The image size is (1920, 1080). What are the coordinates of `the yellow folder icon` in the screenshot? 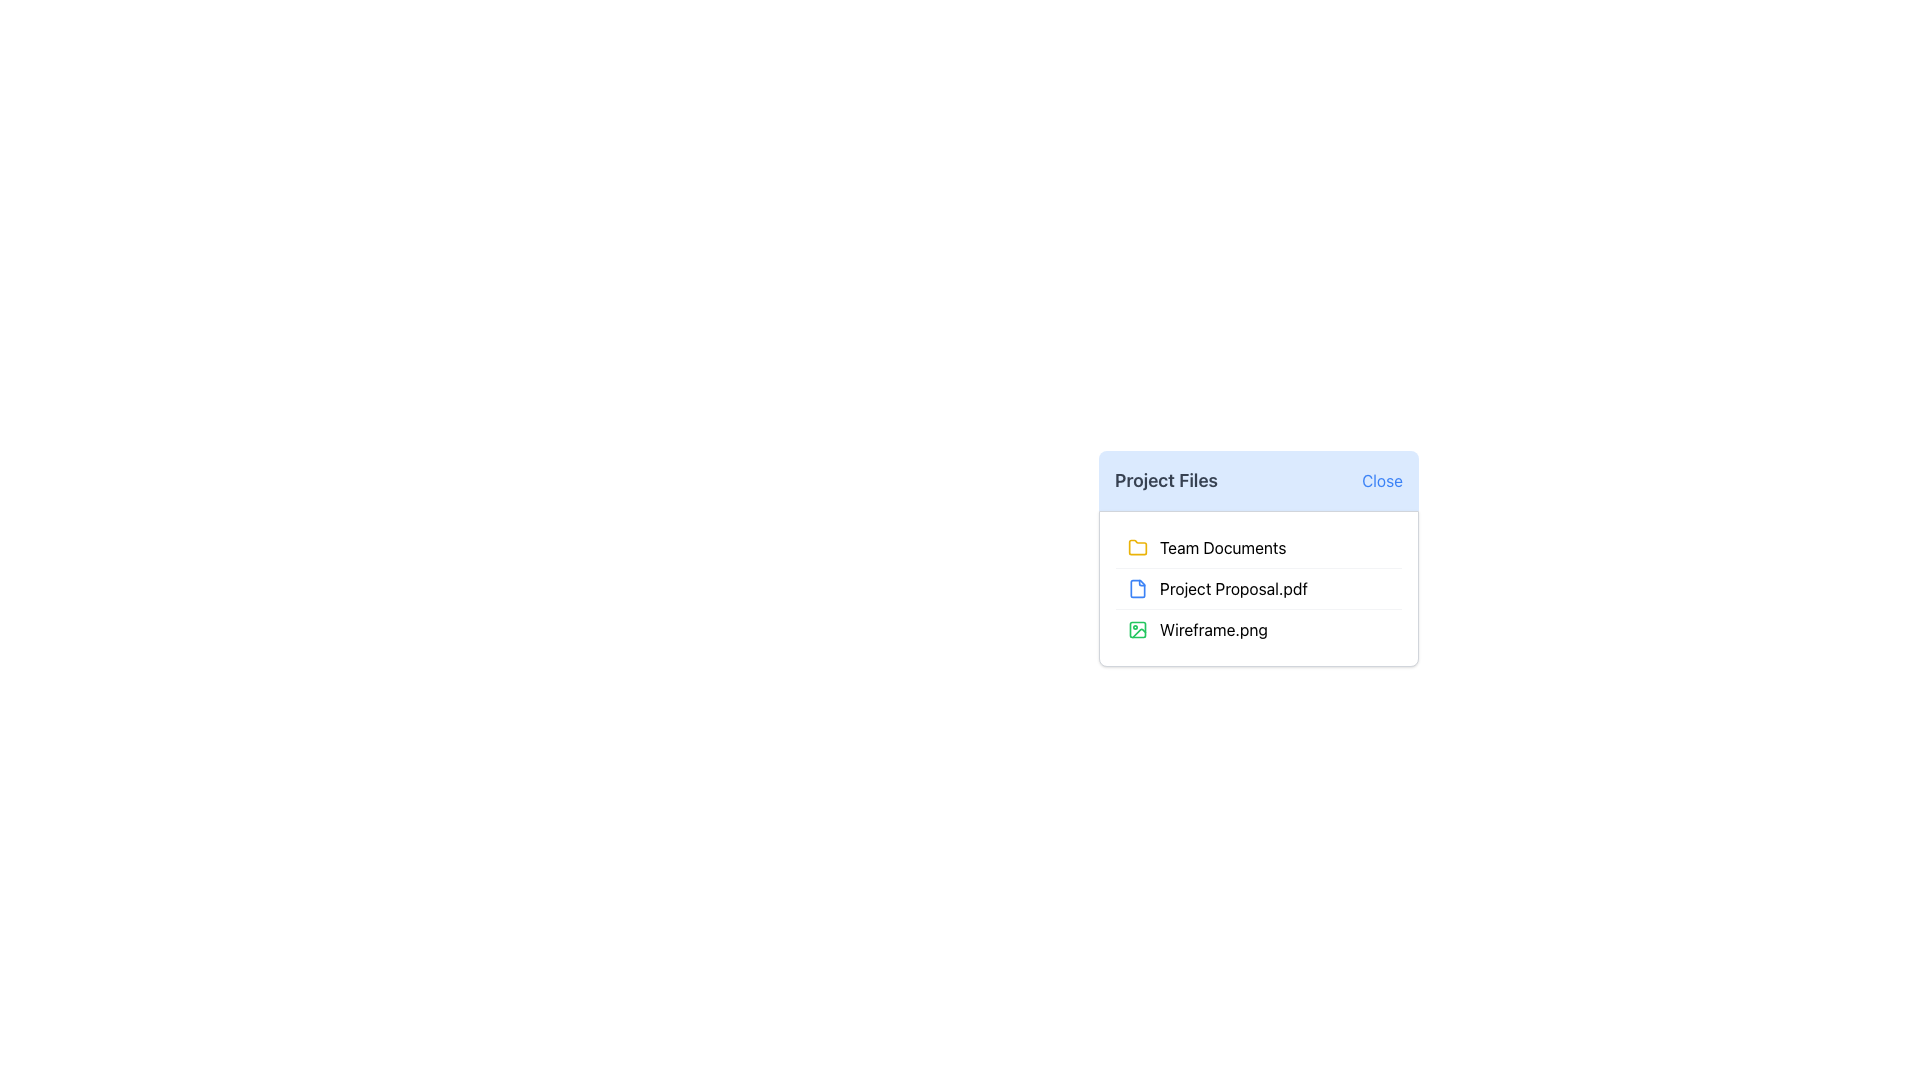 It's located at (1137, 547).